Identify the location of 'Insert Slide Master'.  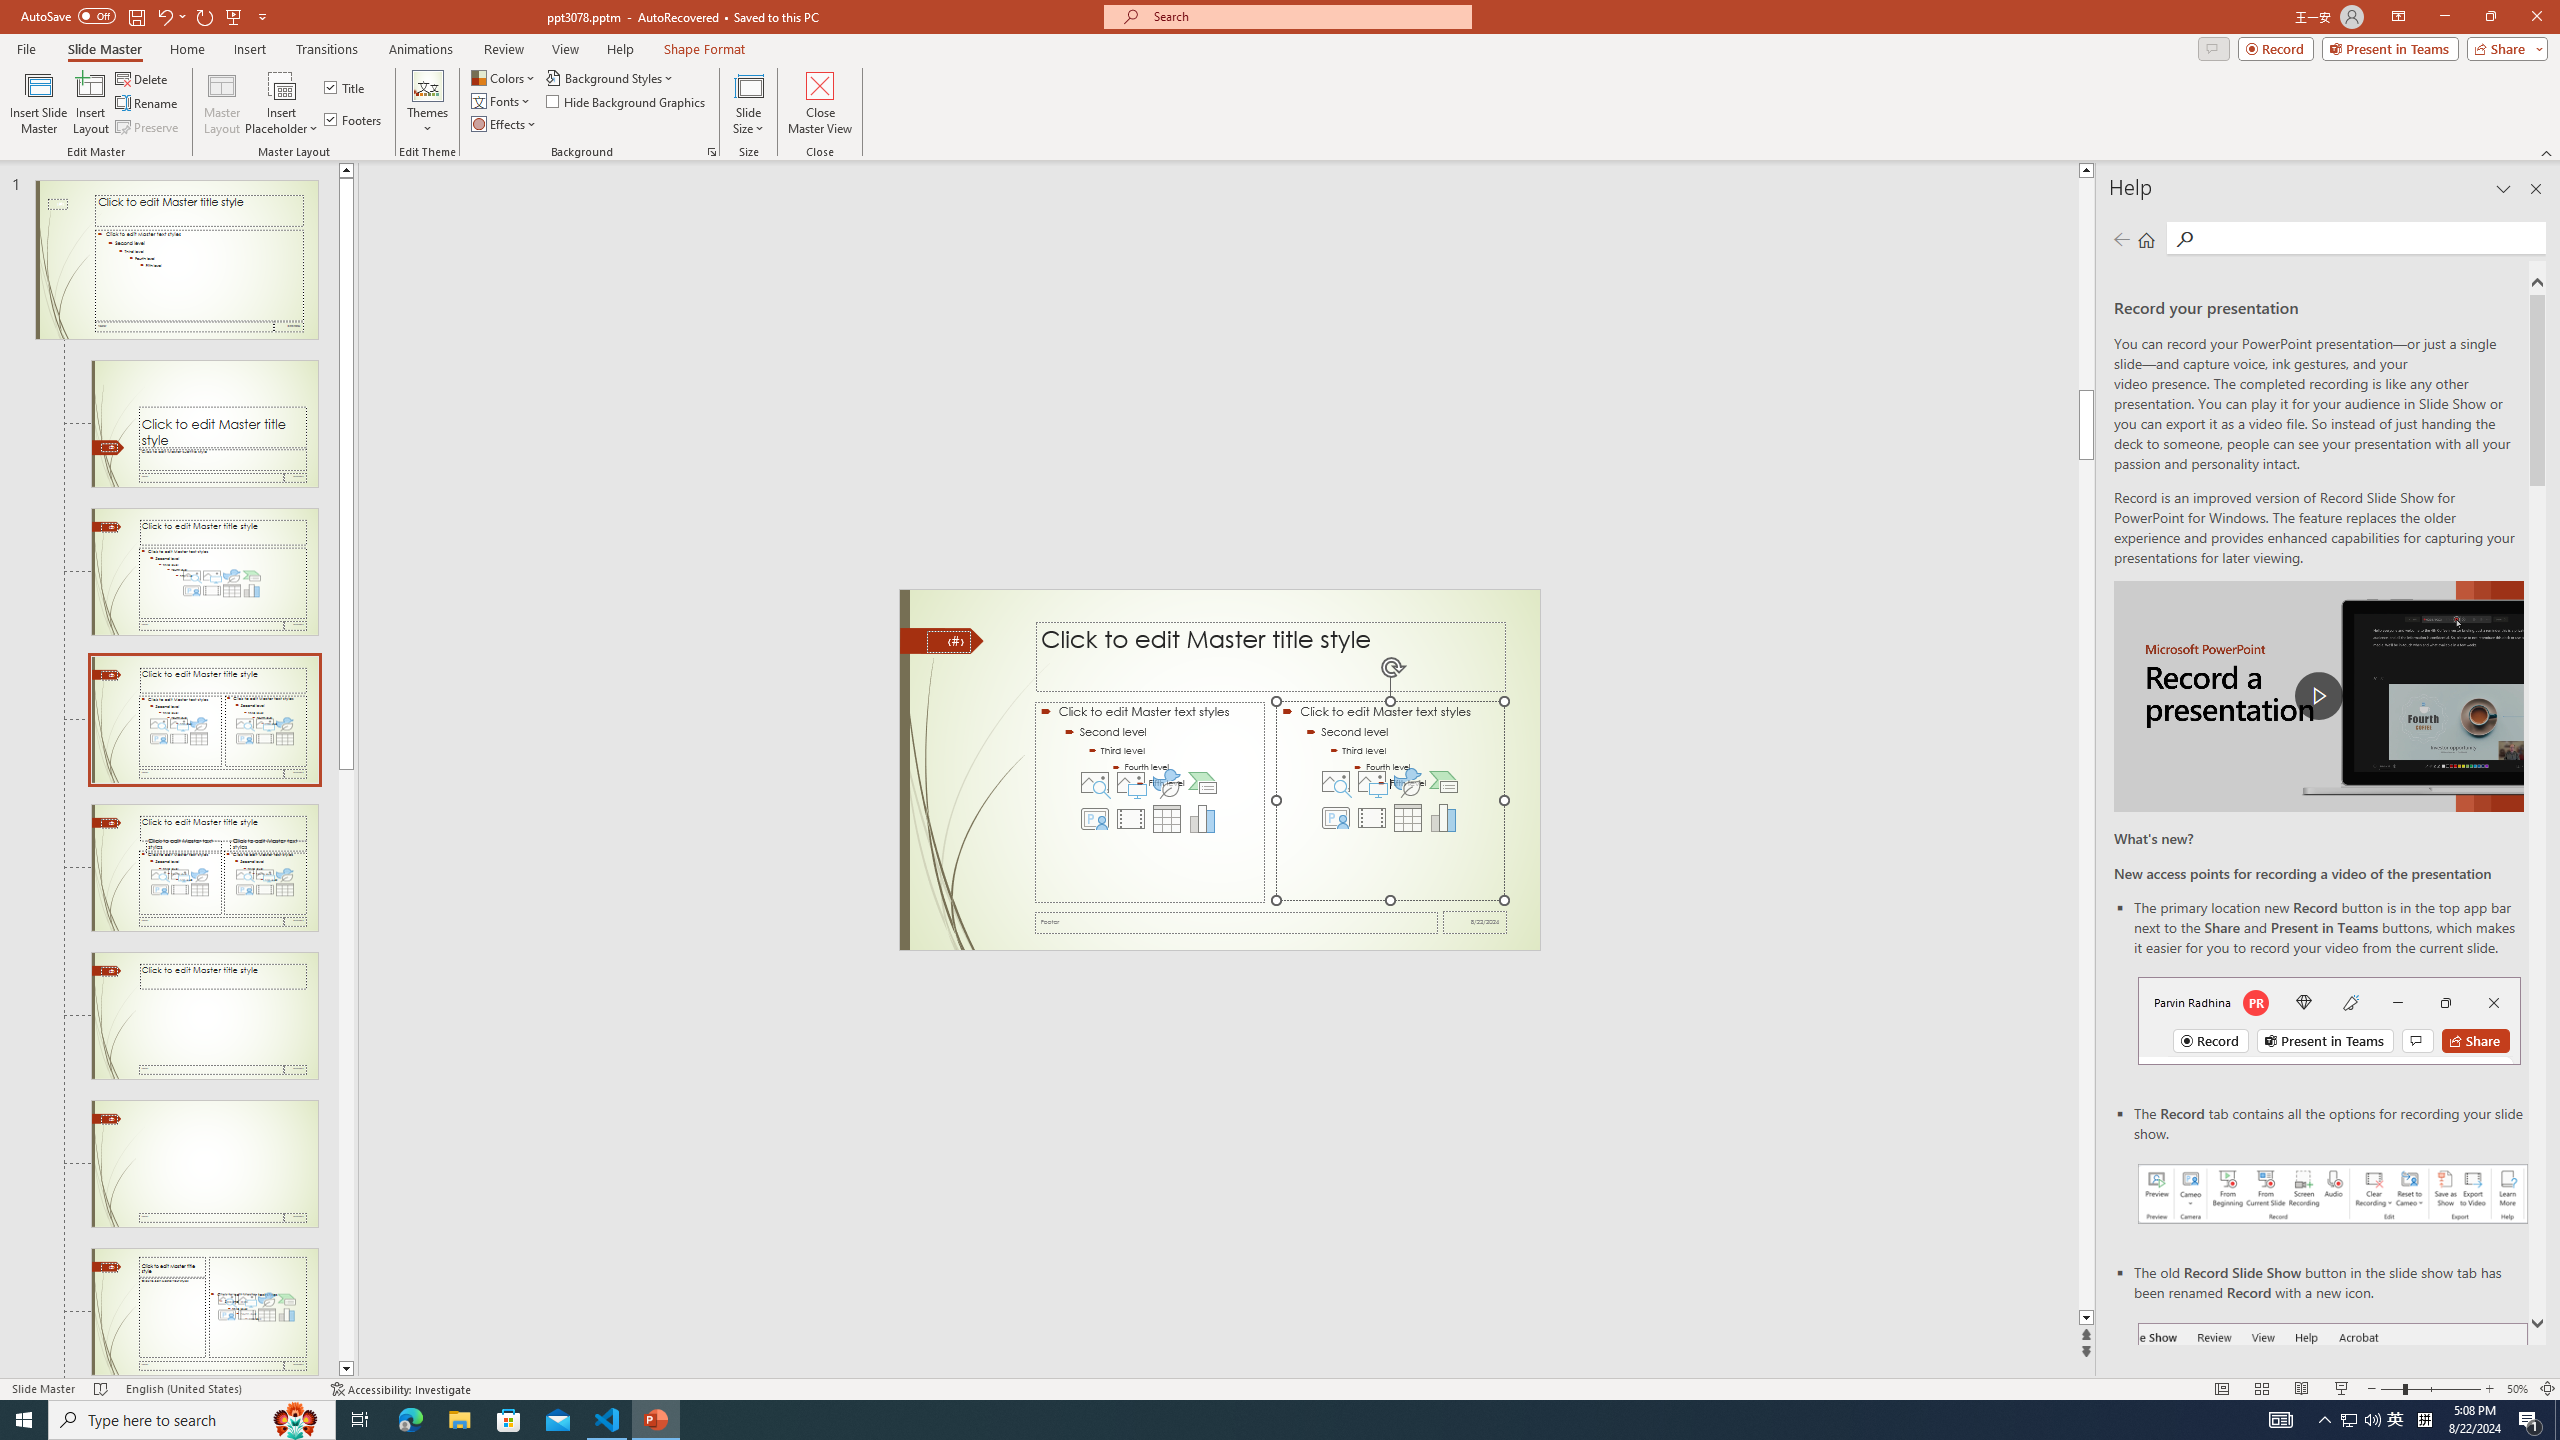
(37, 103).